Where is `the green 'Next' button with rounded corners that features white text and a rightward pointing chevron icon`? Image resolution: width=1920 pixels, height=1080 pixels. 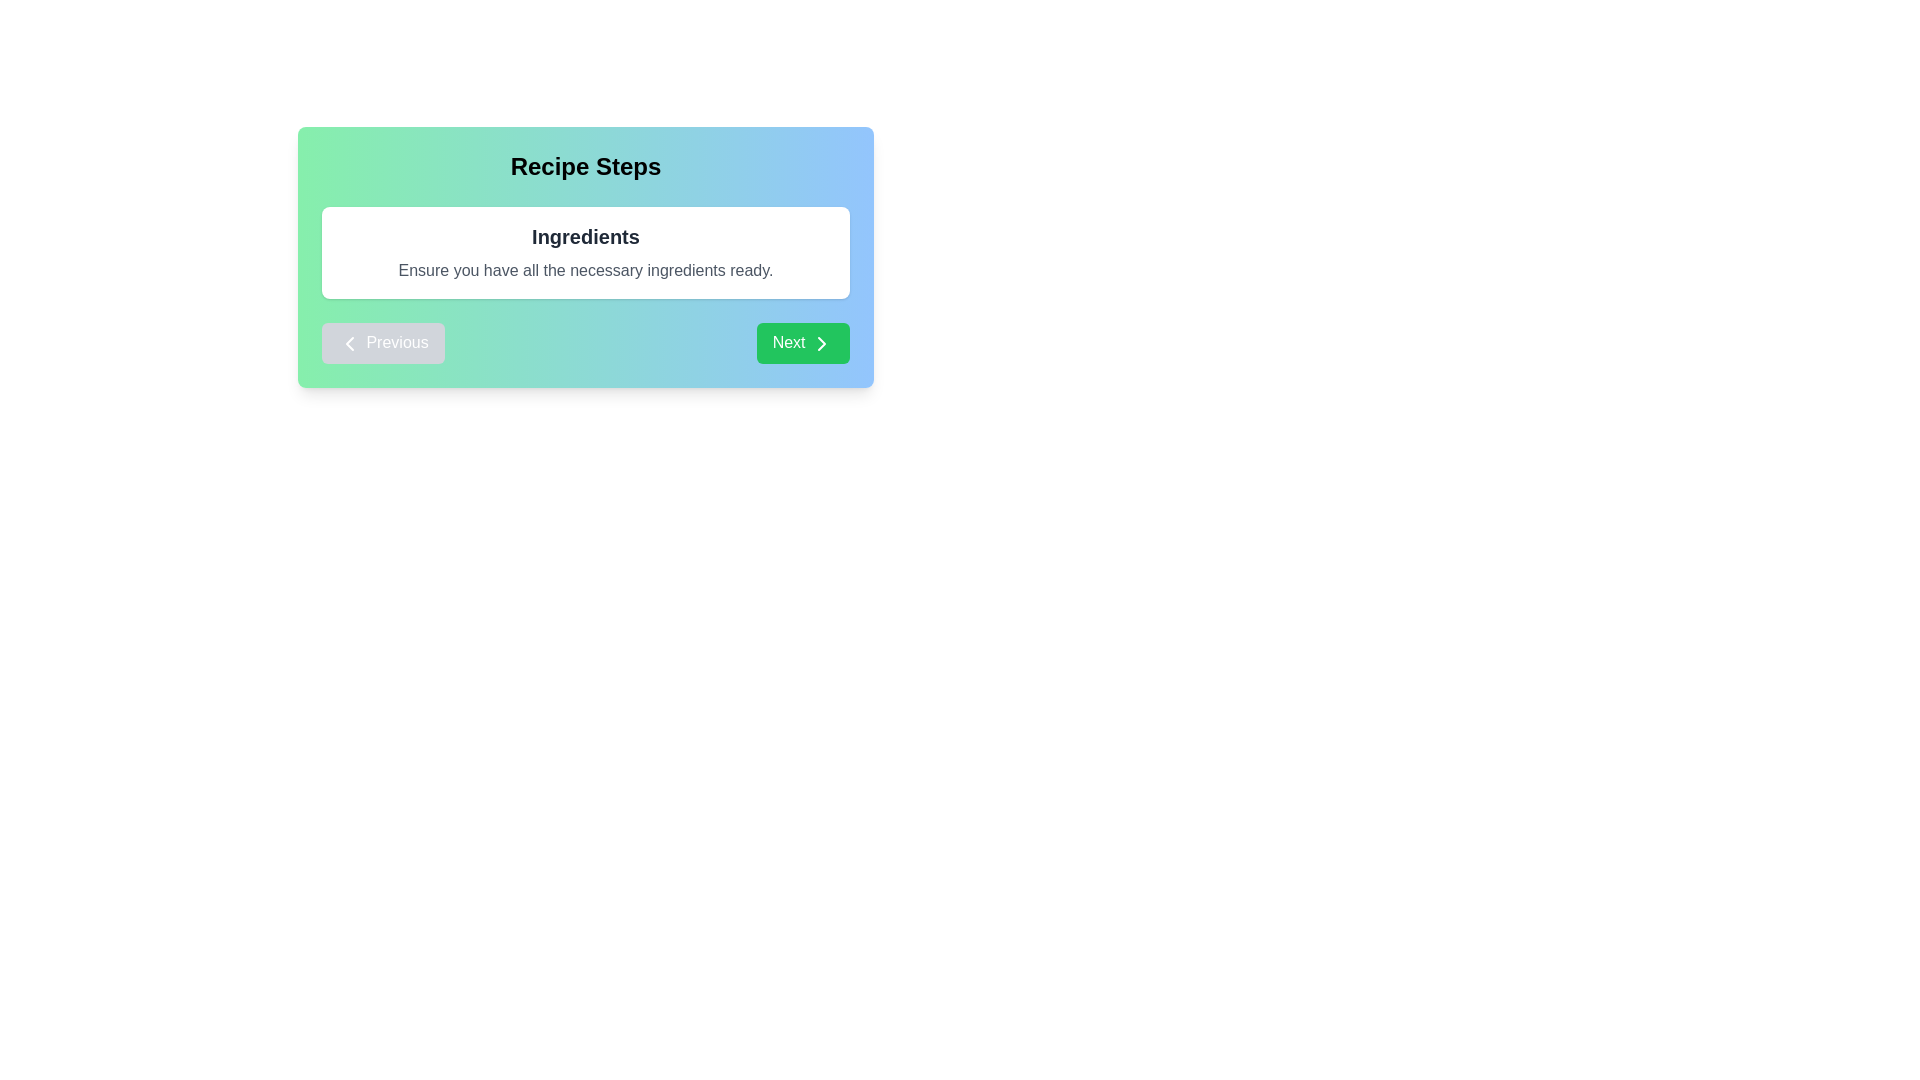 the green 'Next' button with rounded corners that features white text and a rightward pointing chevron icon is located at coordinates (803, 342).